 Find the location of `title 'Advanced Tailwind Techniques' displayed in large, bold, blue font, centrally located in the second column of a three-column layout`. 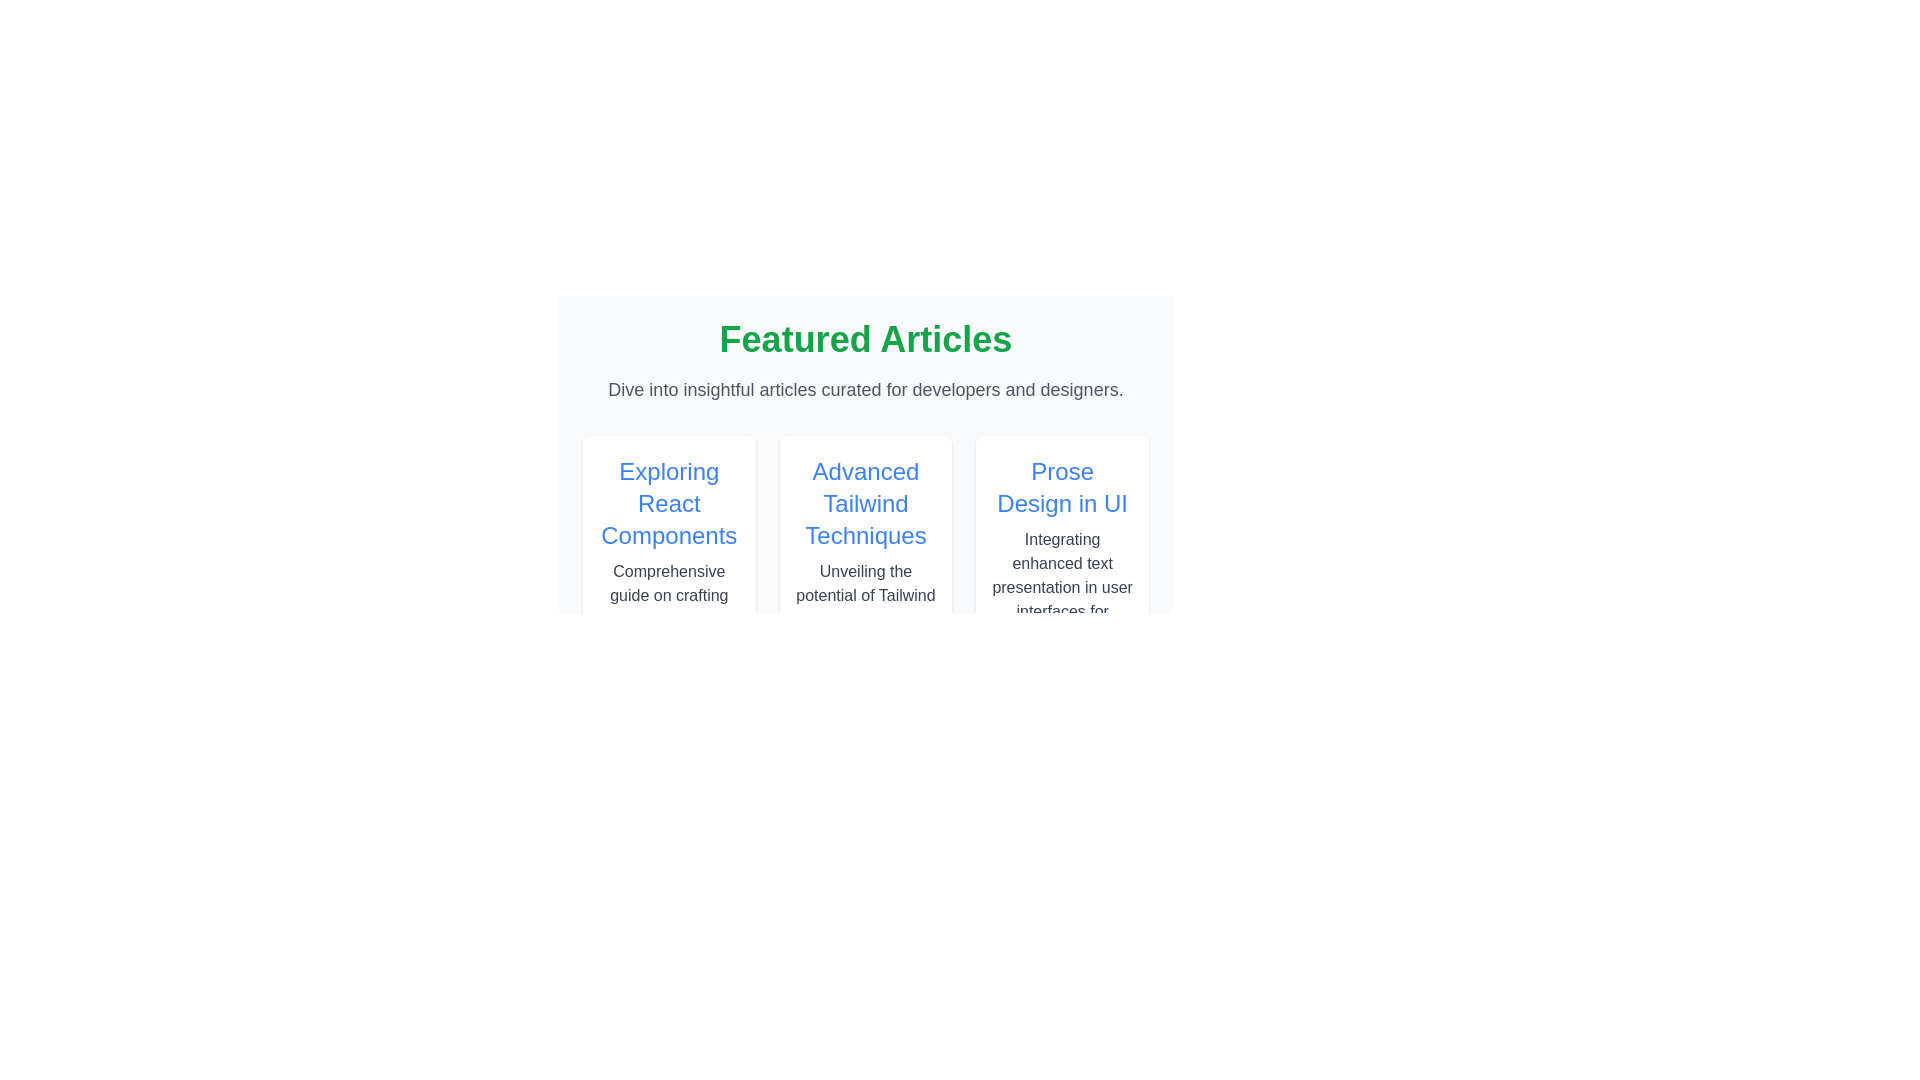

title 'Advanced Tailwind Techniques' displayed in large, bold, blue font, centrally located in the second column of a three-column layout is located at coordinates (865, 503).